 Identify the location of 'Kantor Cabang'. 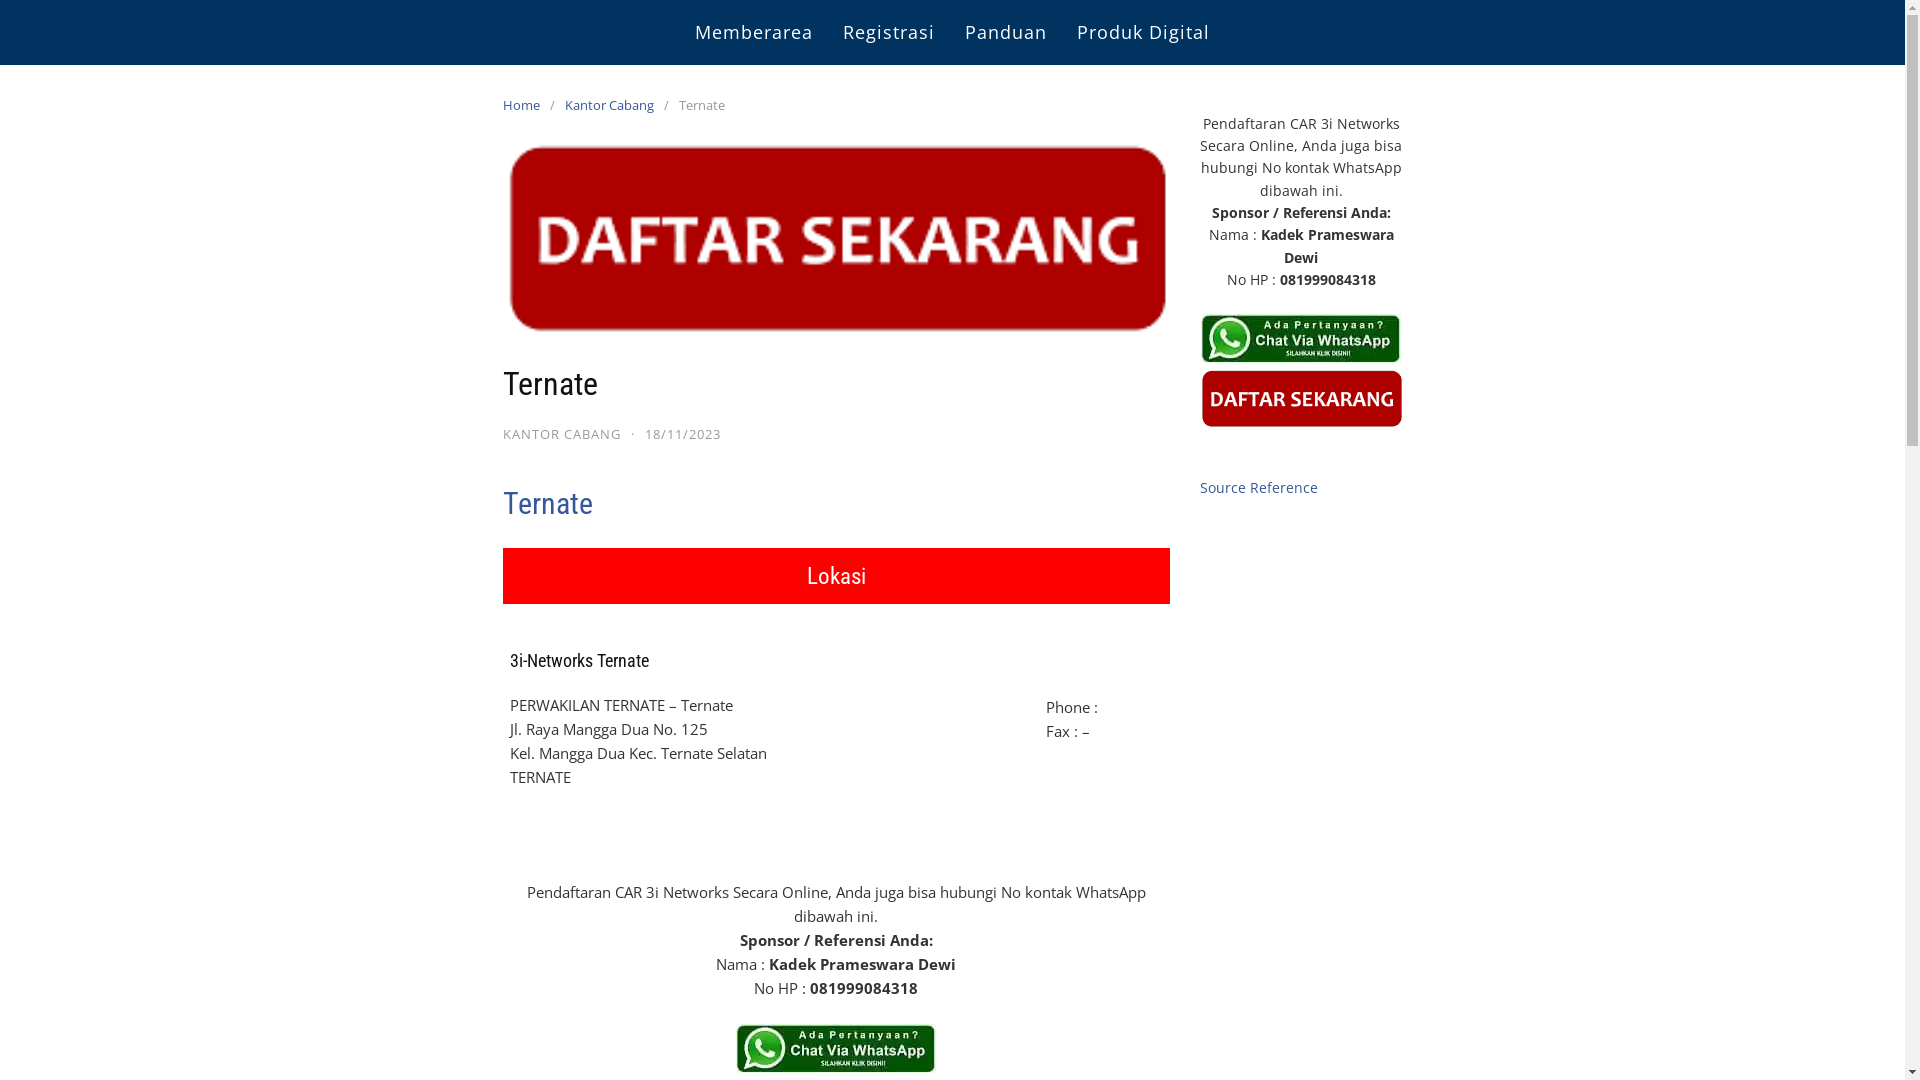
(612, 104).